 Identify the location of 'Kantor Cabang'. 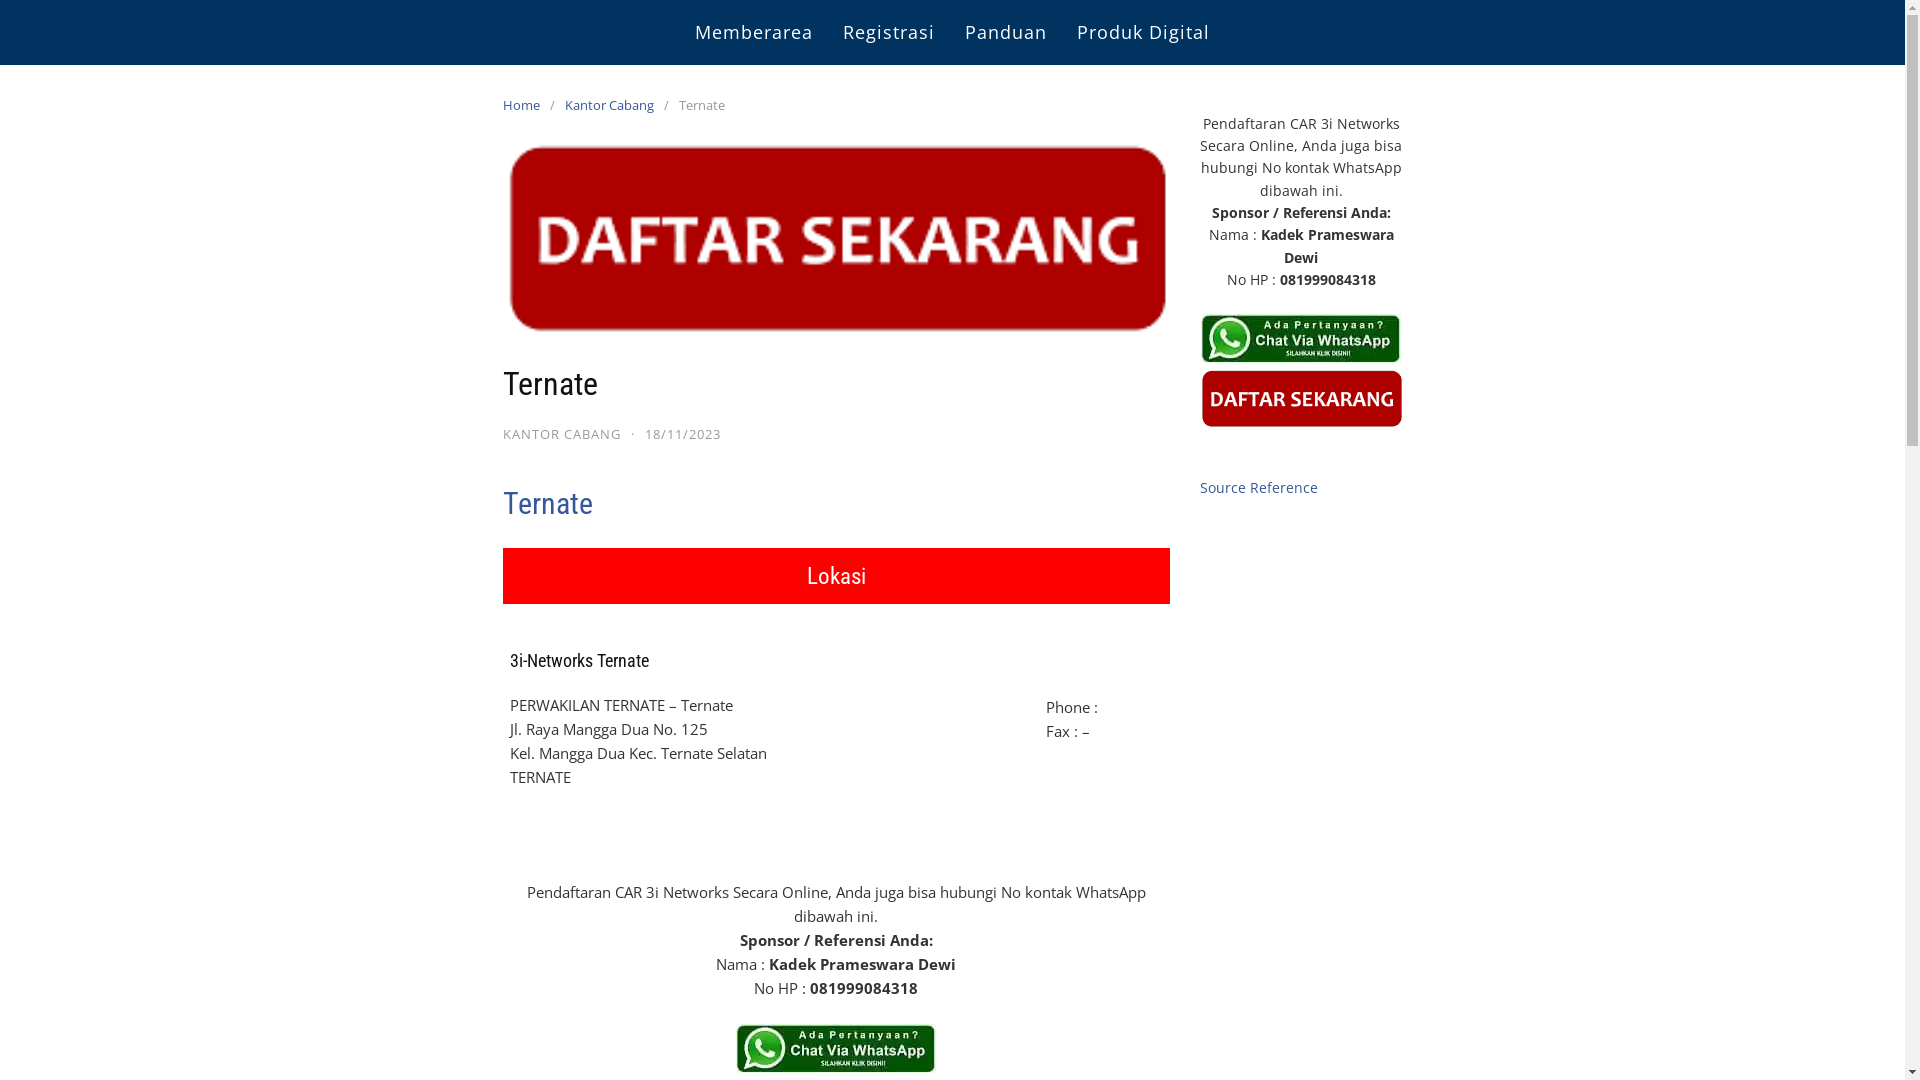
(612, 104).